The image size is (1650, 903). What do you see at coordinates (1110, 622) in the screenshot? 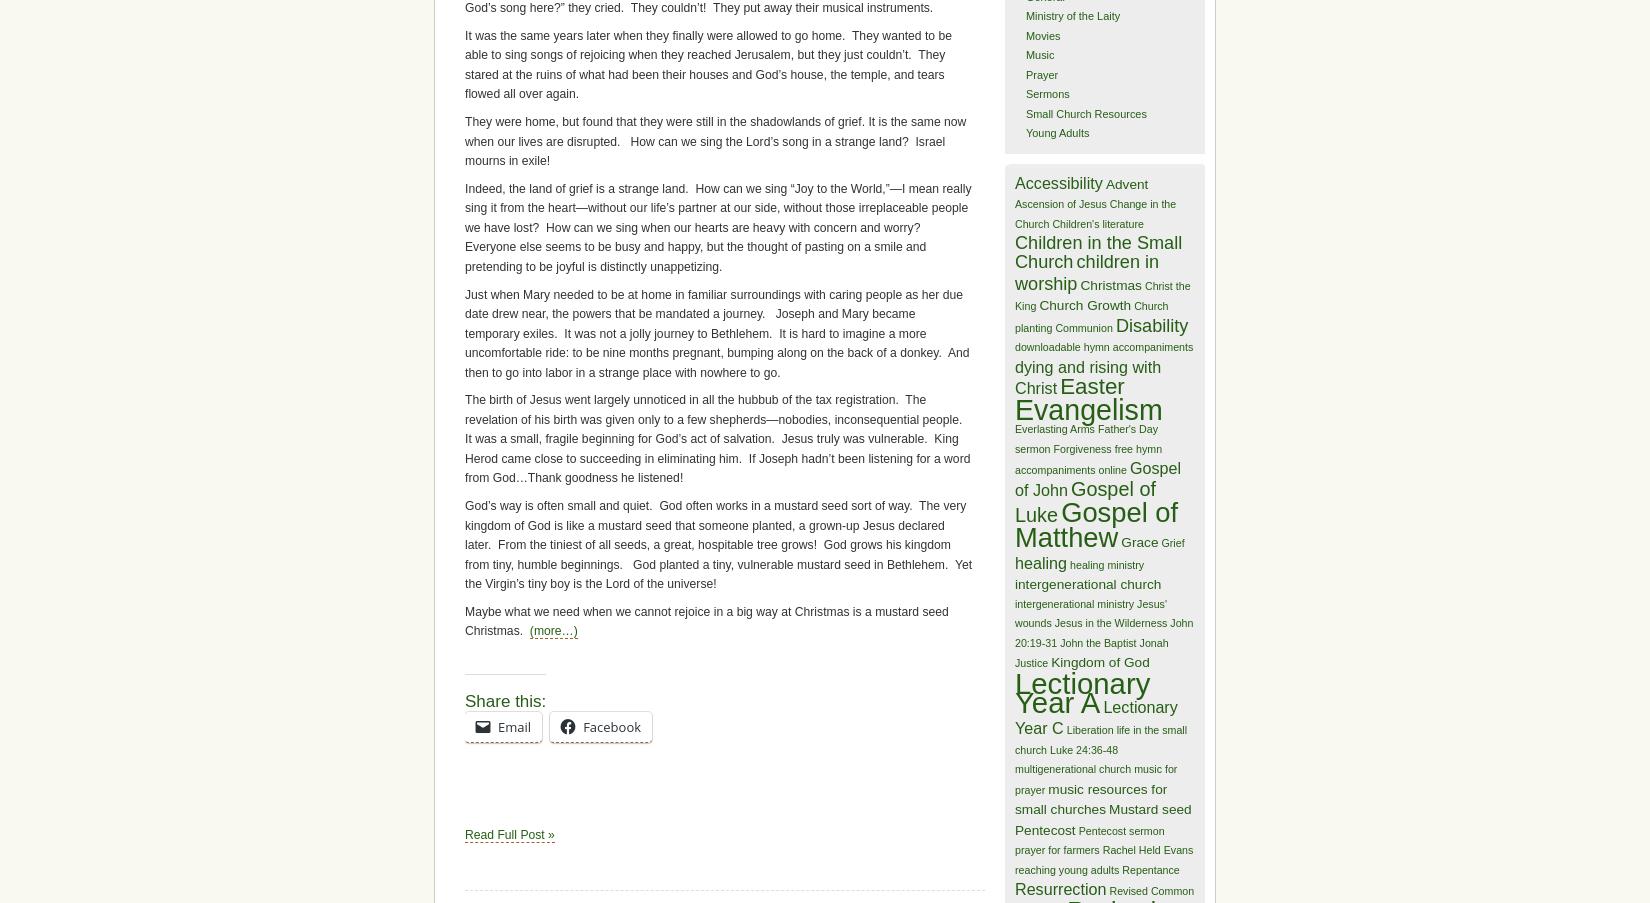
I see `'Jesus in the Wilderness'` at bounding box center [1110, 622].